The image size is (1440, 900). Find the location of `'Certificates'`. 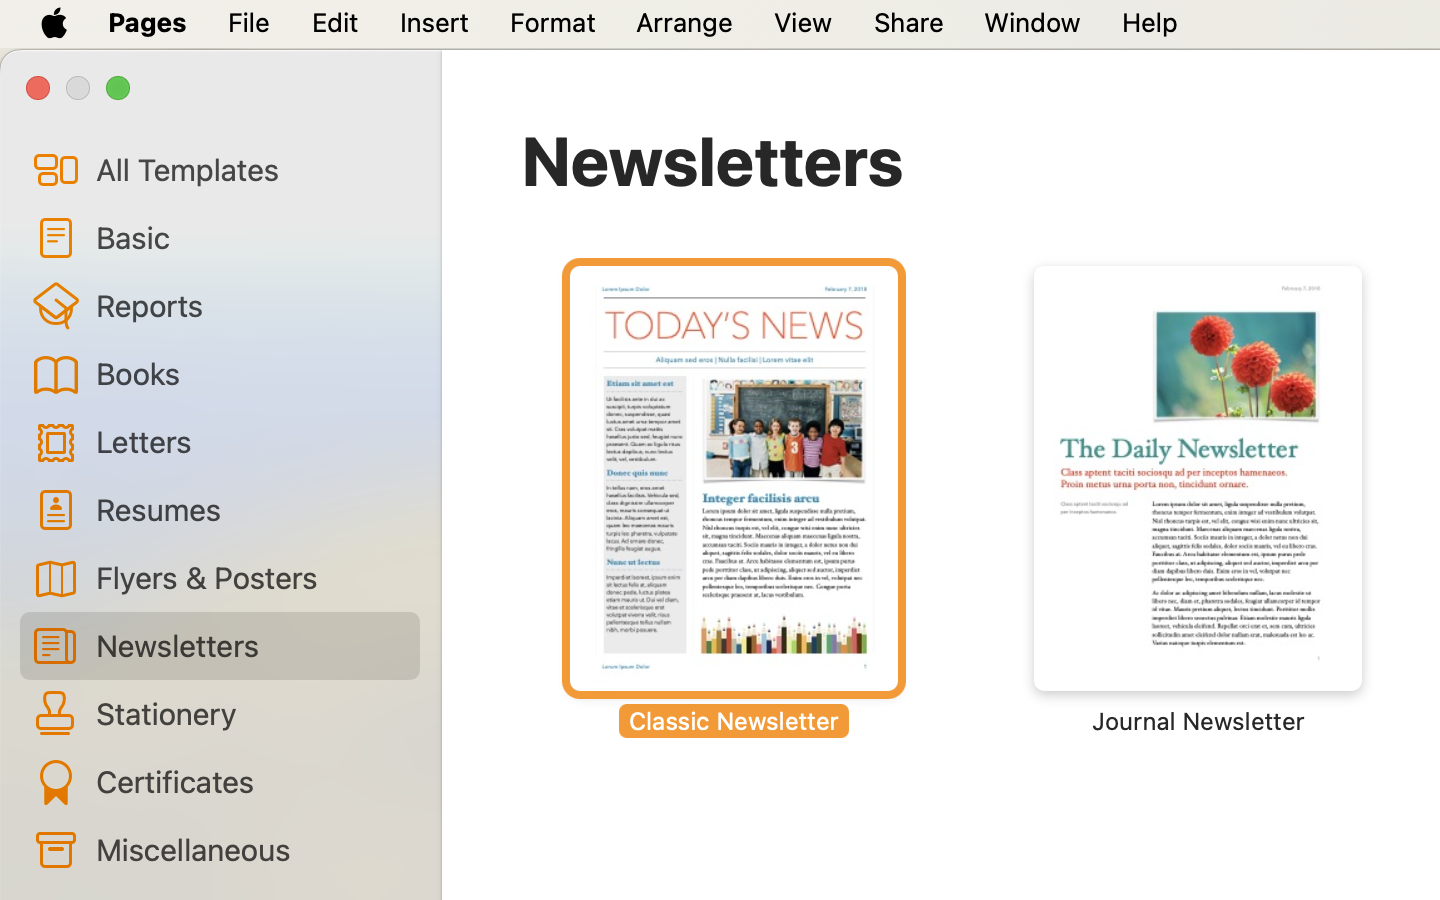

'Certificates' is located at coordinates (248, 780).